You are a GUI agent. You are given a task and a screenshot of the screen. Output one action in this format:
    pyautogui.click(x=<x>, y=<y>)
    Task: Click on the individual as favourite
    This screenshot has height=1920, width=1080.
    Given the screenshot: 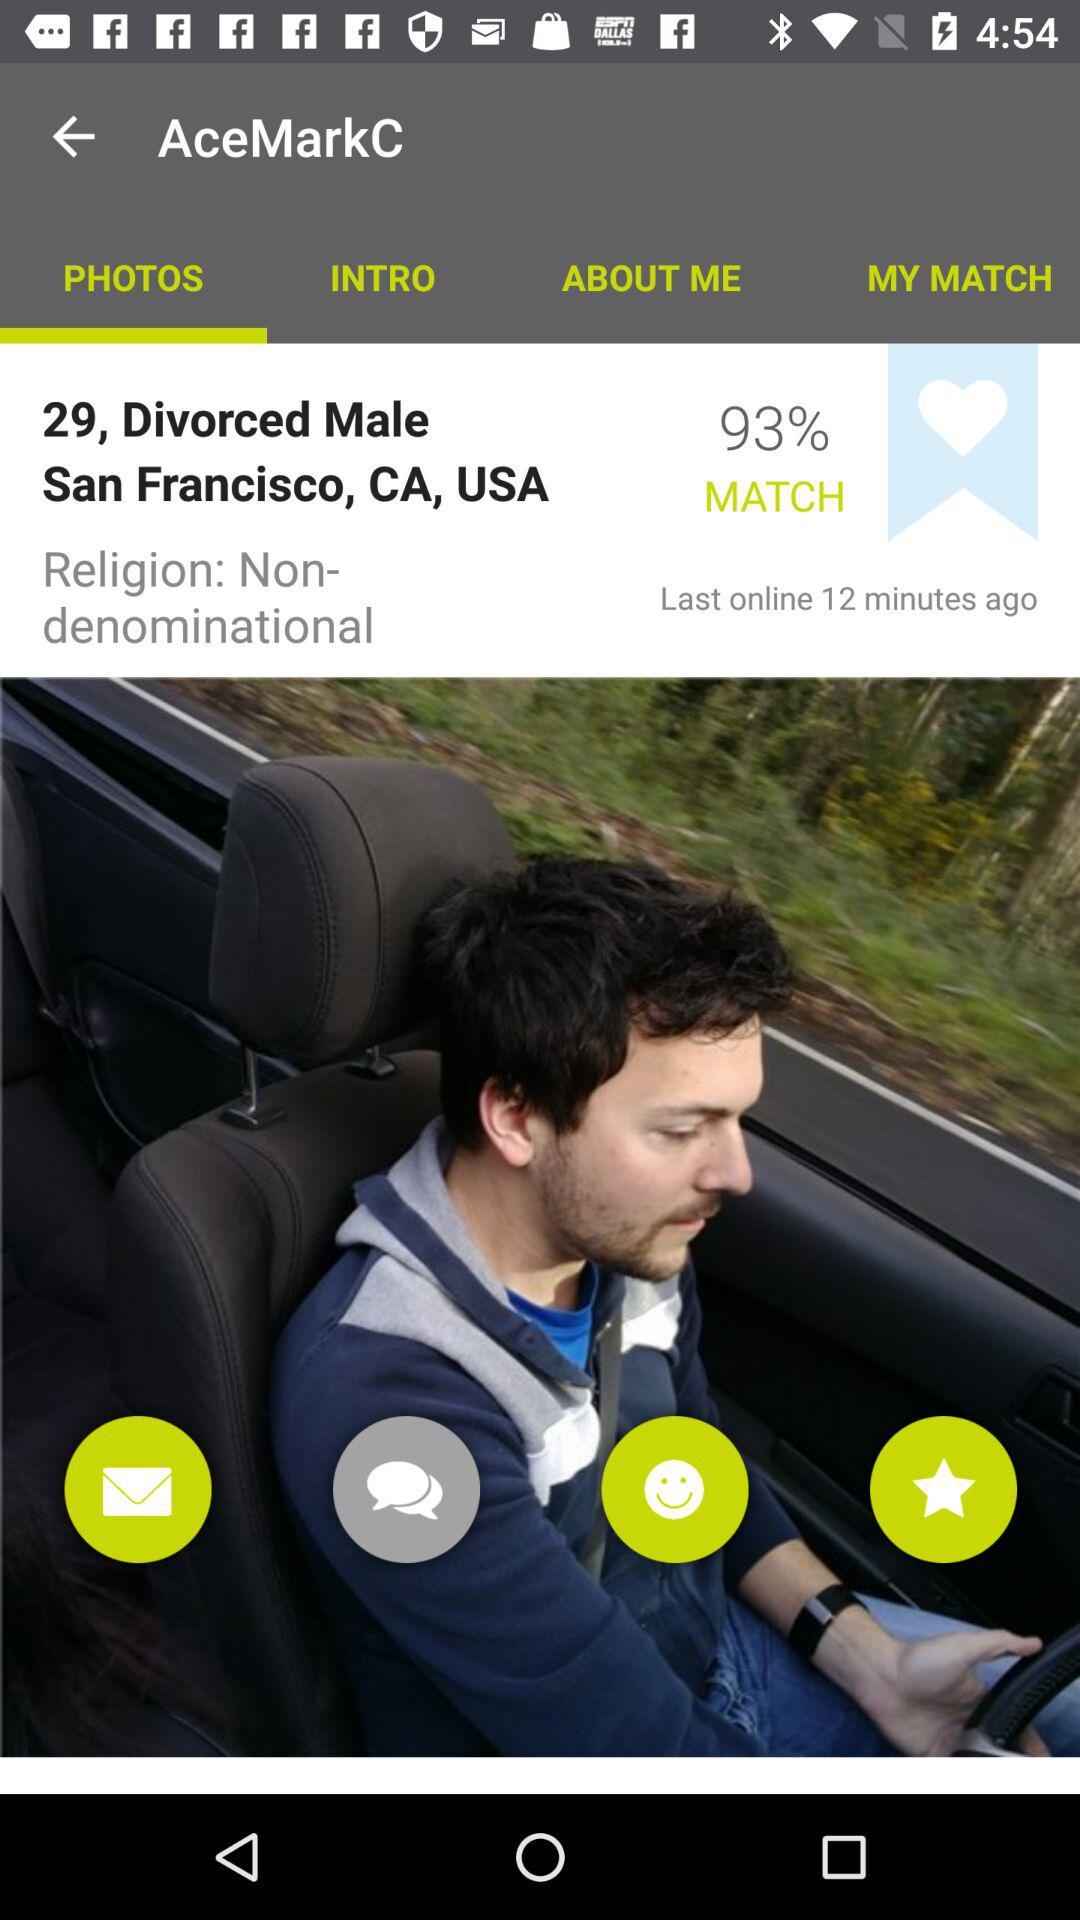 What is the action you would take?
    pyautogui.click(x=943, y=1489)
    